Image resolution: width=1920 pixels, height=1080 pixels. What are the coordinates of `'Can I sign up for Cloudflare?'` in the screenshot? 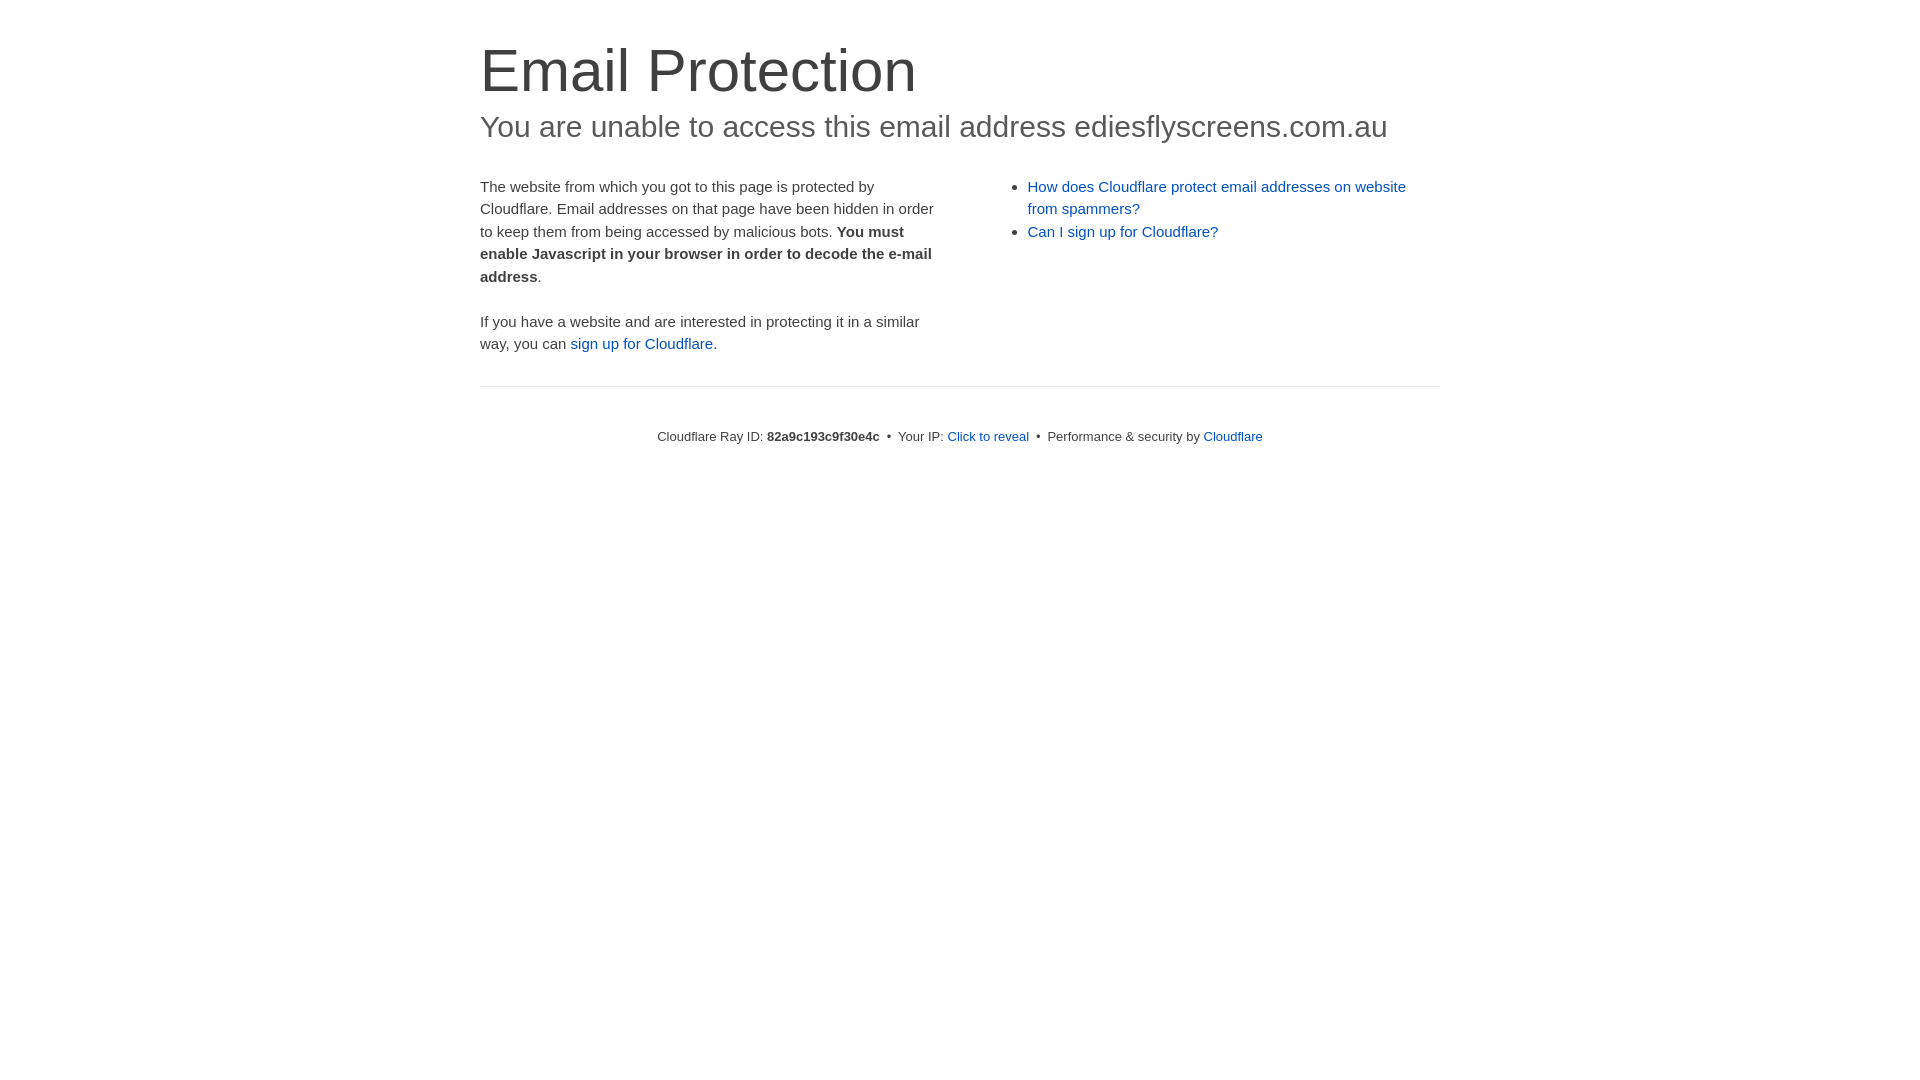 It's located at (1123, 230).